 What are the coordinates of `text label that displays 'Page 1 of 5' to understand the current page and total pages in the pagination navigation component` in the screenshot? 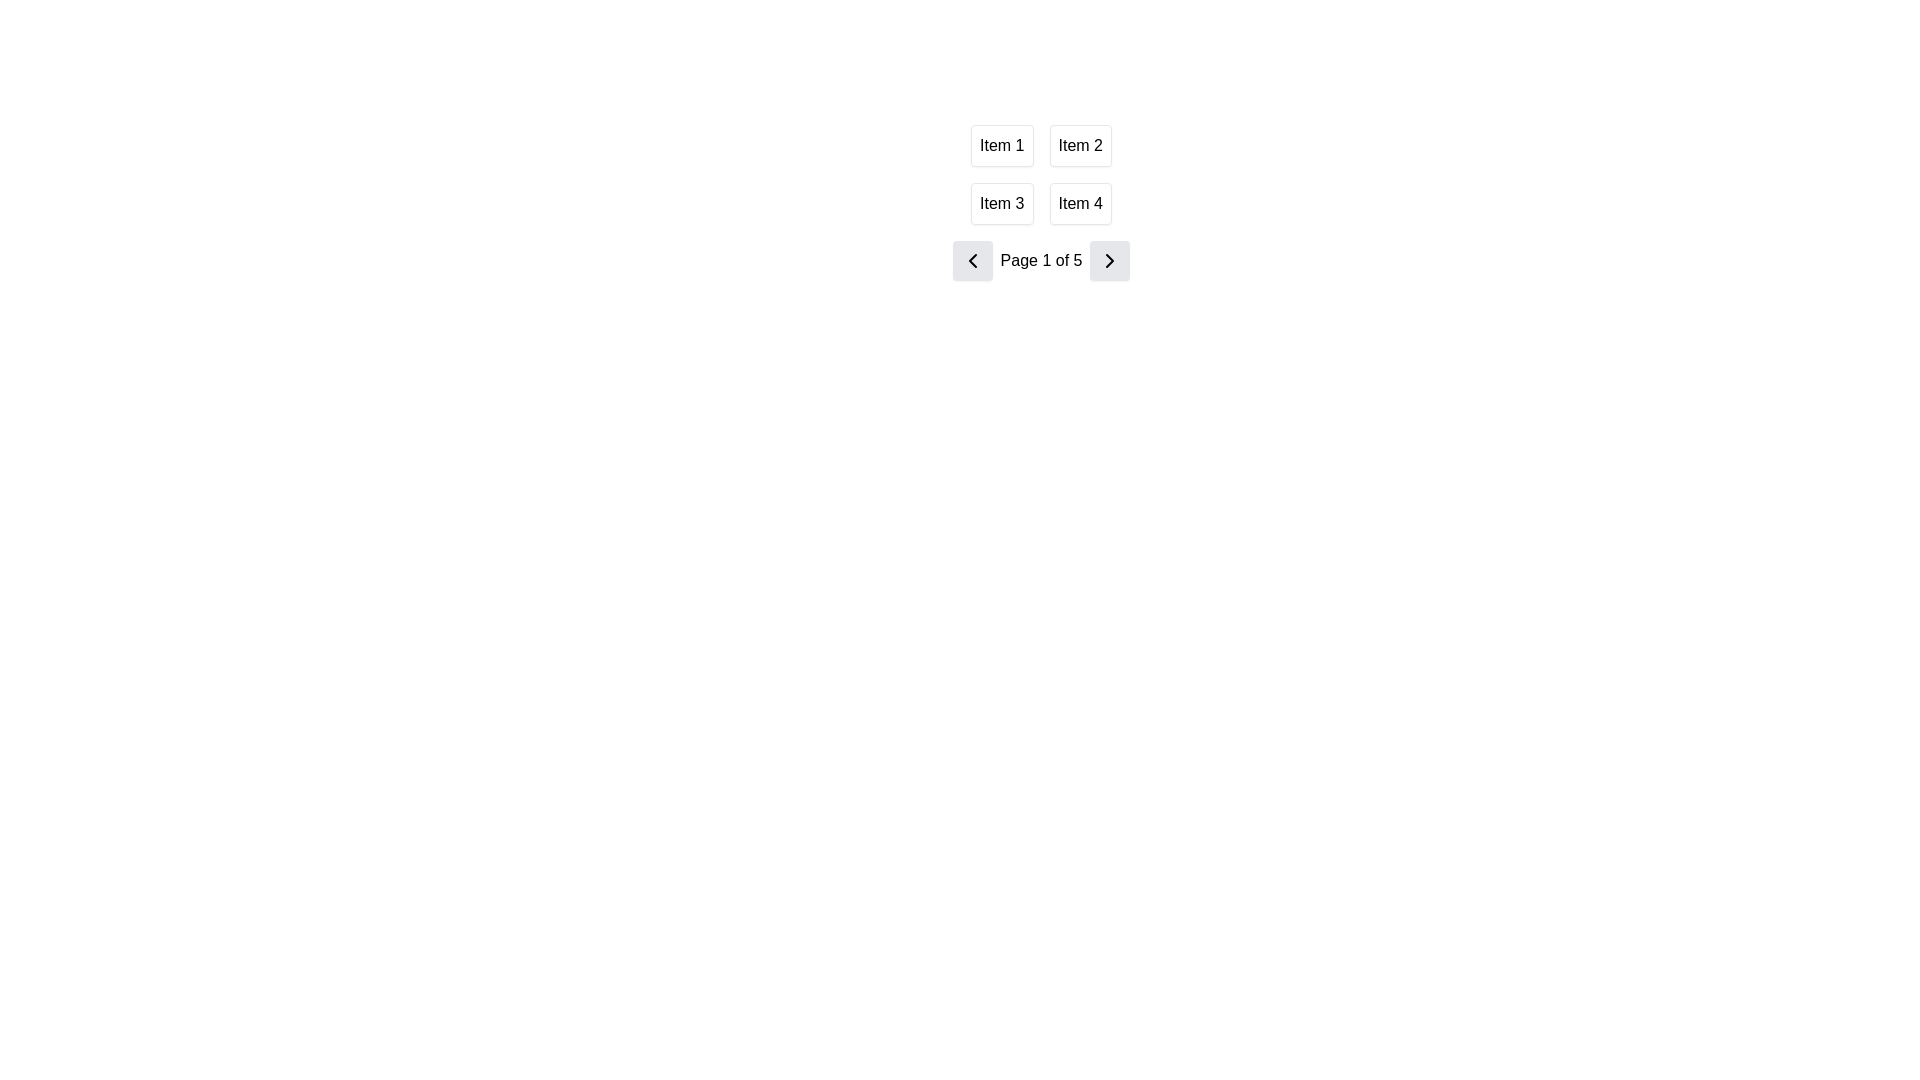 It's located at (1040, 260).